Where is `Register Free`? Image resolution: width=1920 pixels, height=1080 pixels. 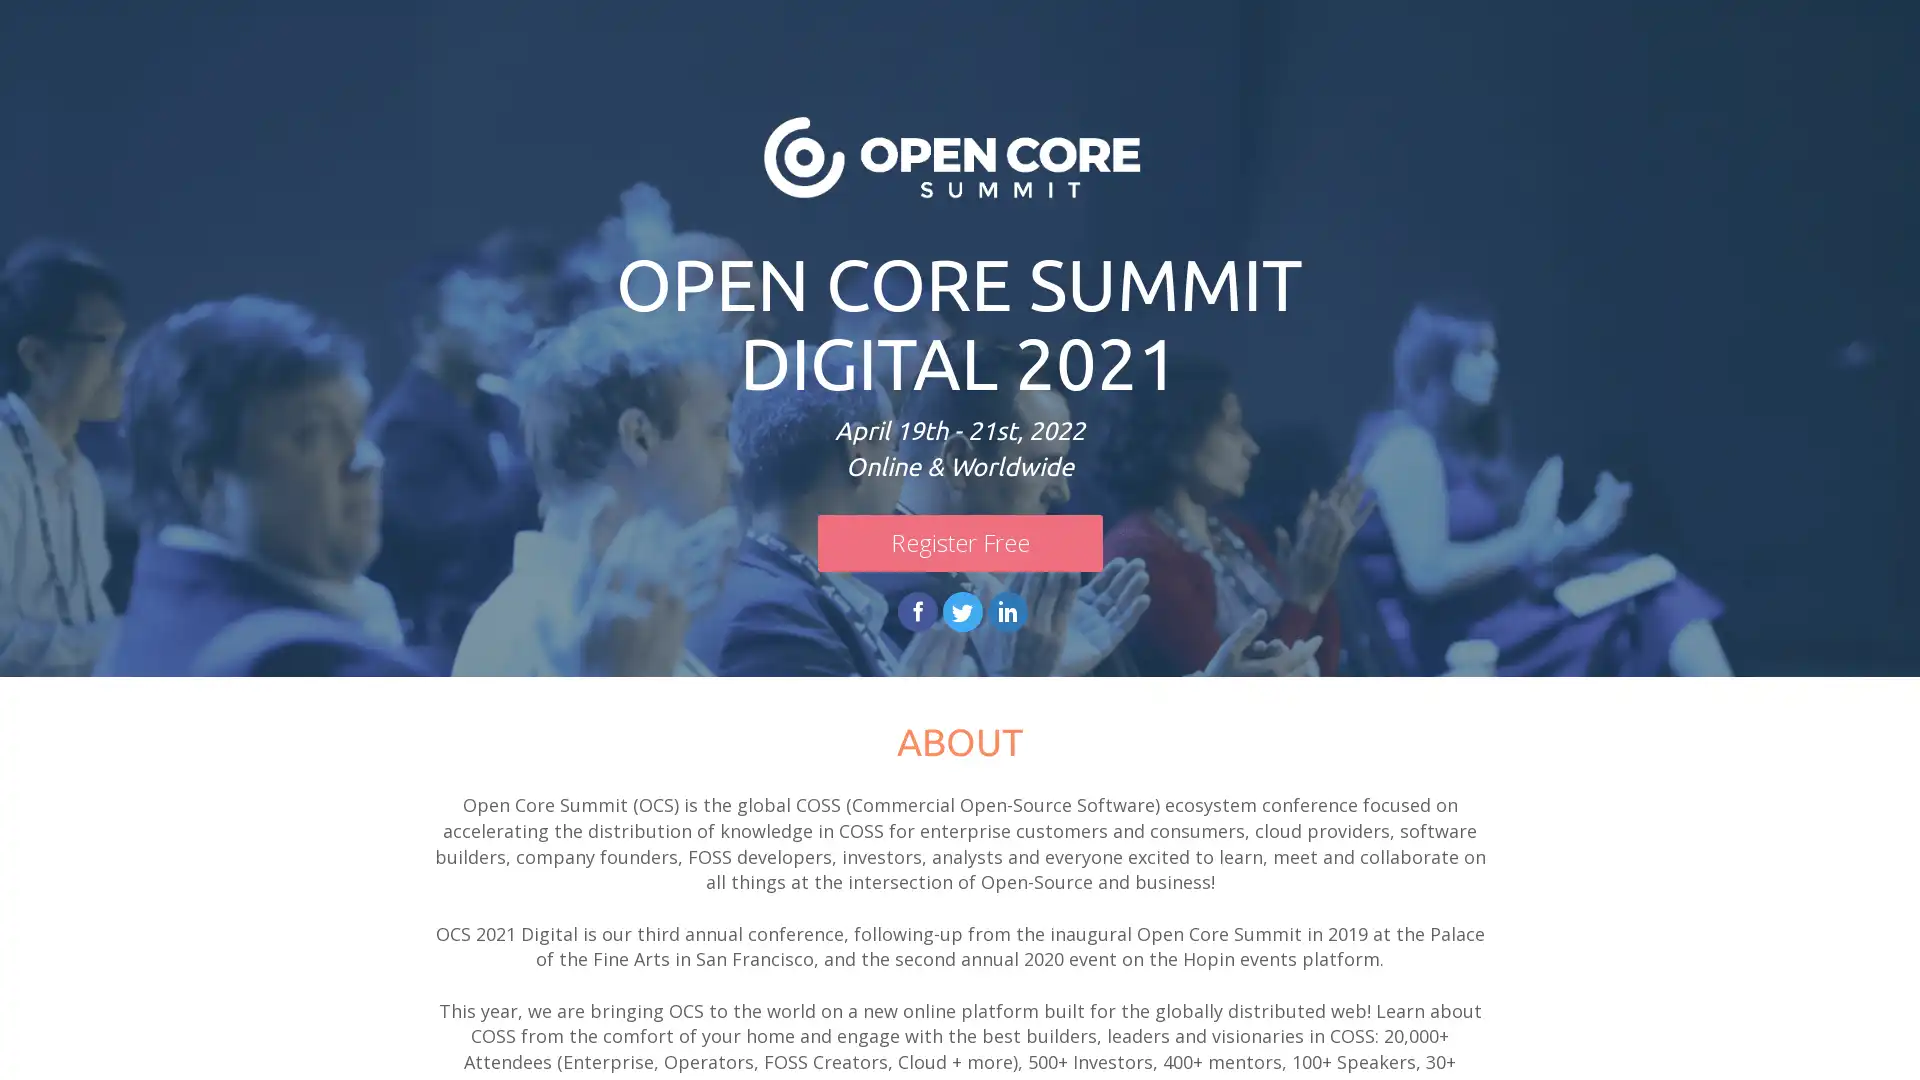 Register Free is located at coordinates (958, 543).